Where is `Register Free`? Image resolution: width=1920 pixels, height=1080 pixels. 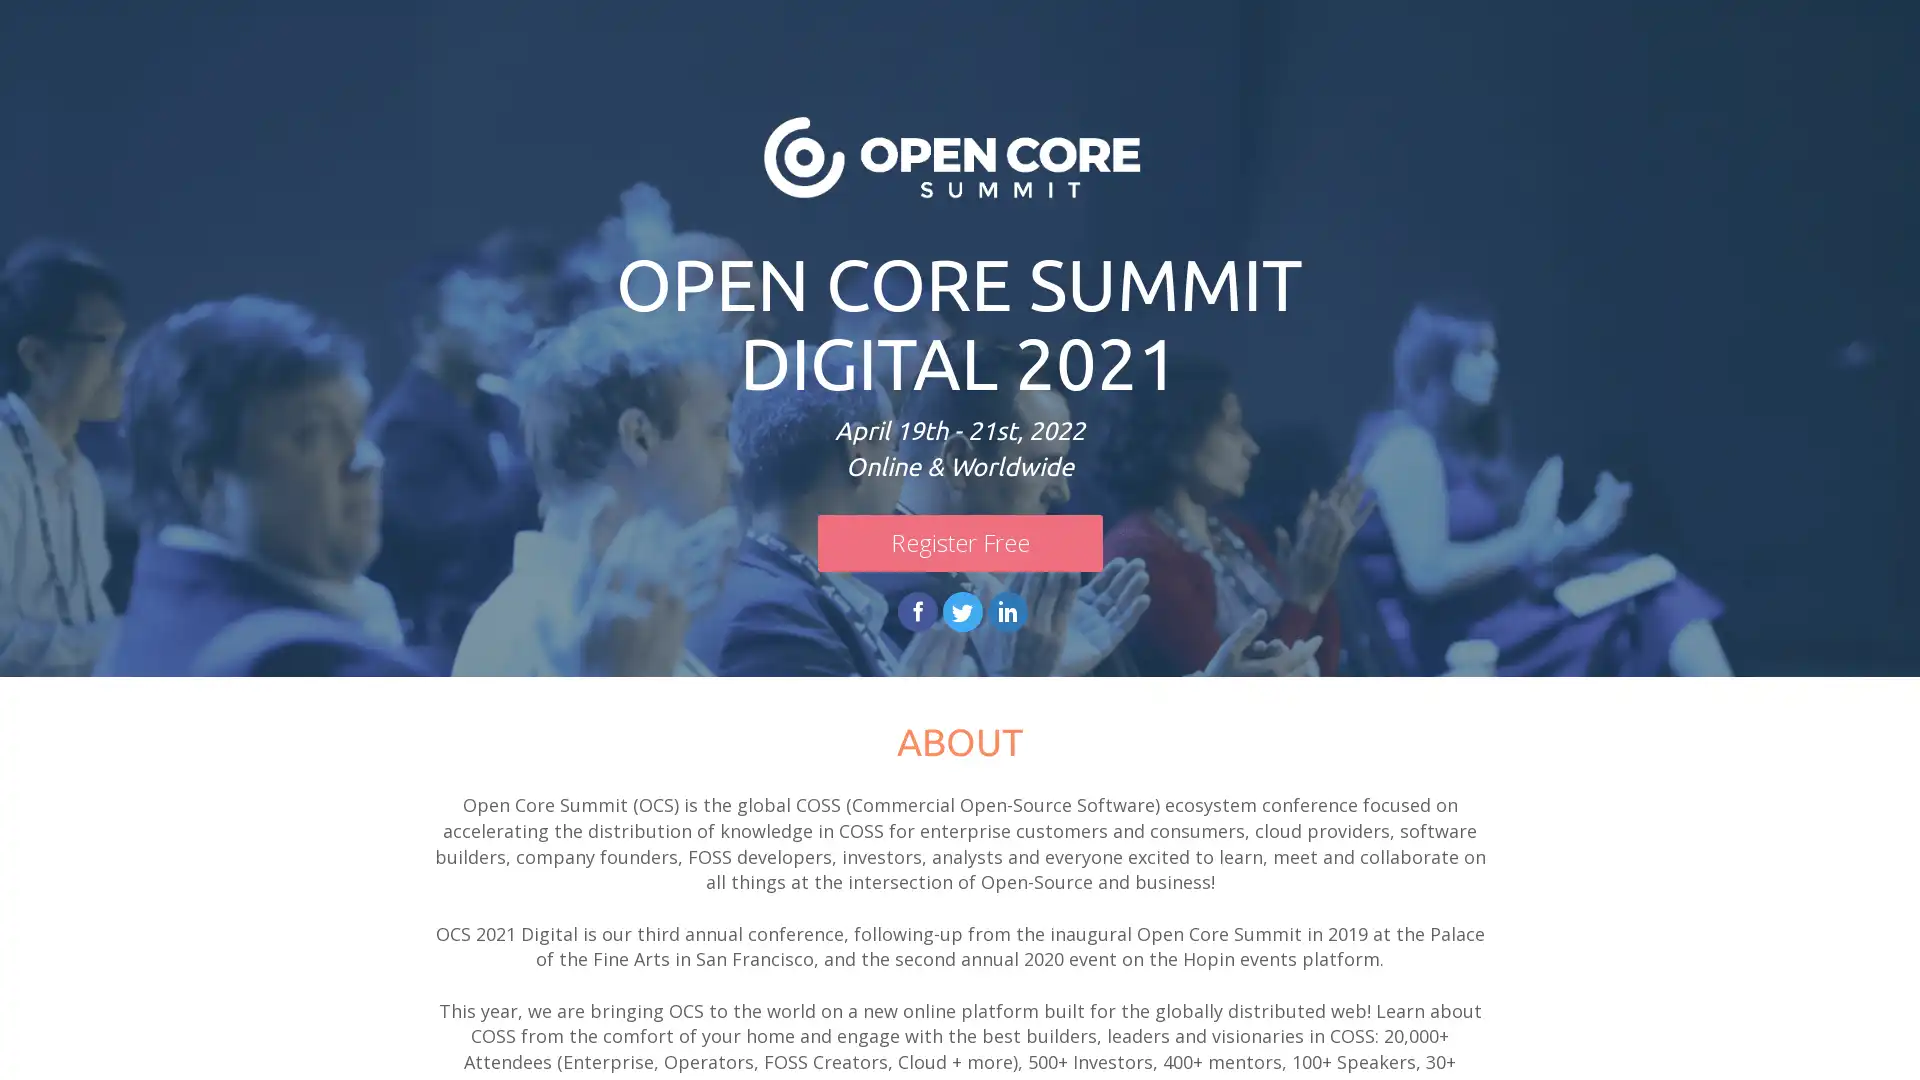 Register Free is located at coordinates (958, 543).